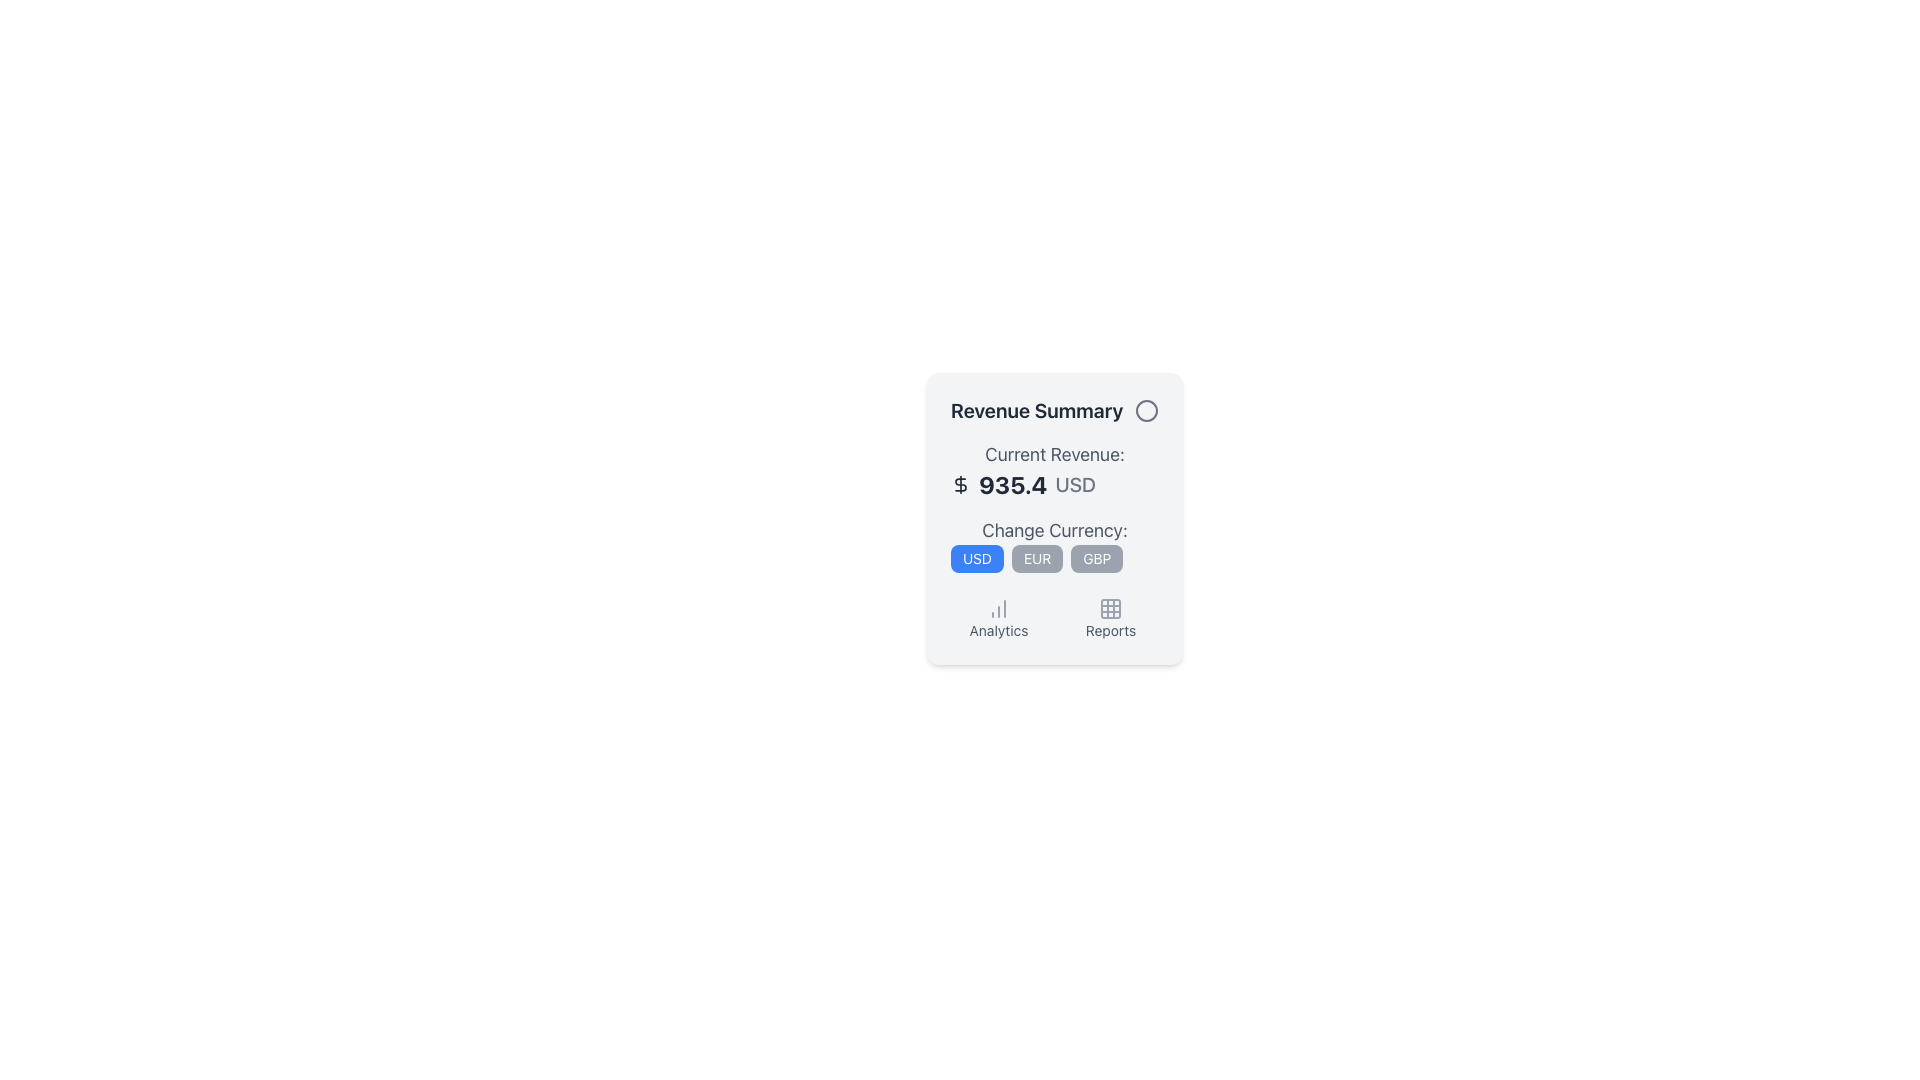  What do you see at coordinates (1109, 617) in the screenshot?
I see `the 'Reports' button located in the bottom-right part of the layout, featuring a grid icon and the text 'Reports' below it` at bounding box center [1109, 617].